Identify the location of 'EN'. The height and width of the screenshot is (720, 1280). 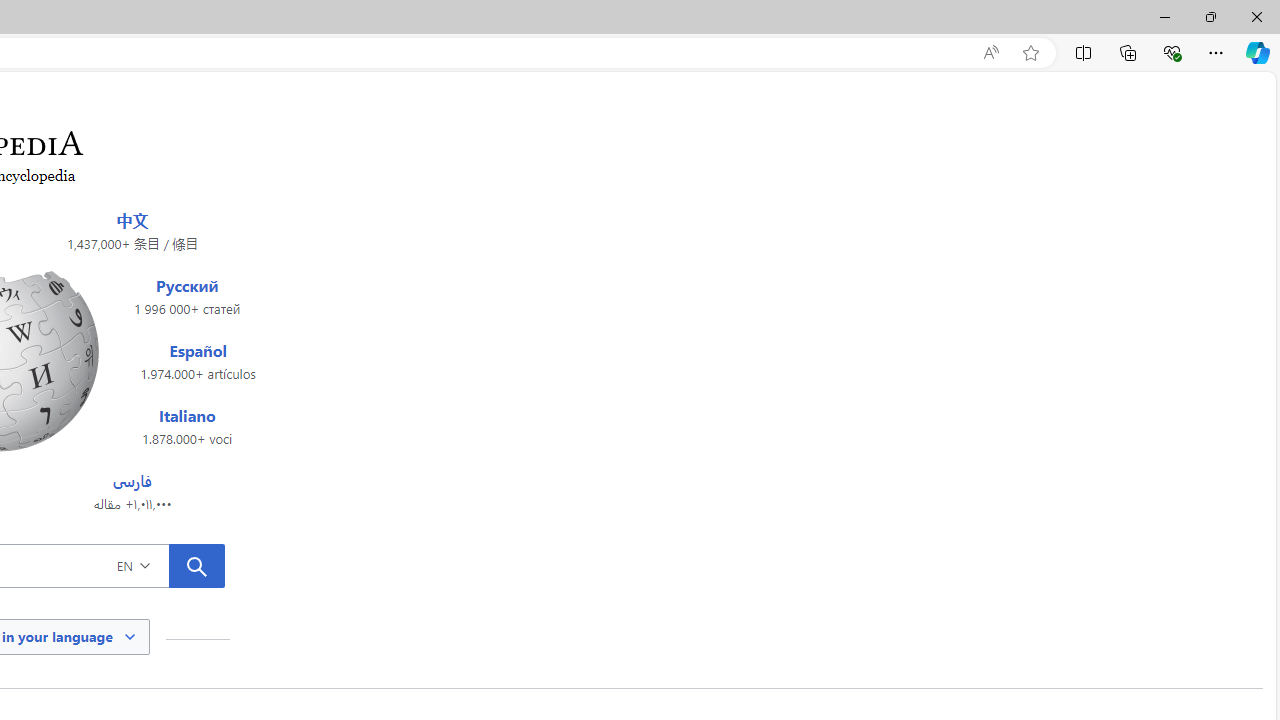
(163, 565).